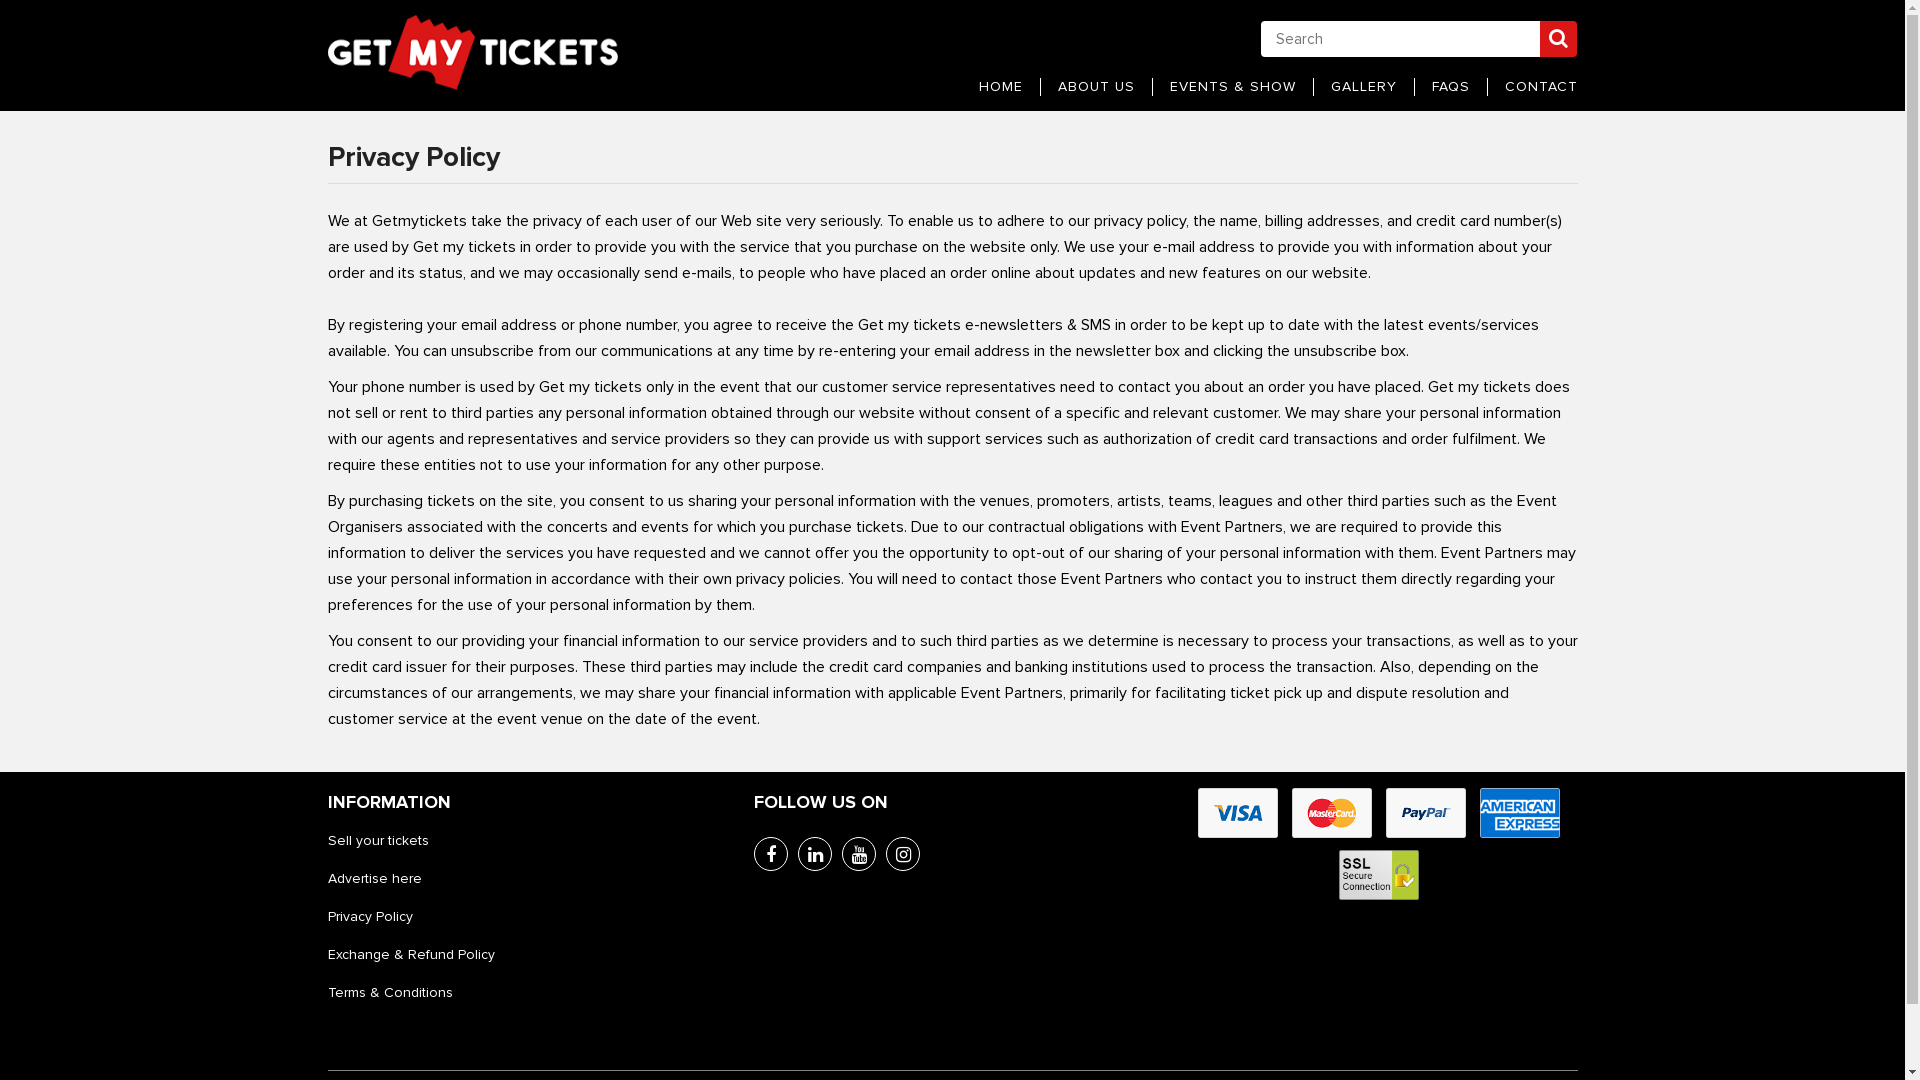 This screenshot has height=1080, width=1920. What do you see at coordinates (327, 878) in the screenshot?
I see `'Advertise here'` at bounding box center [327, 878].